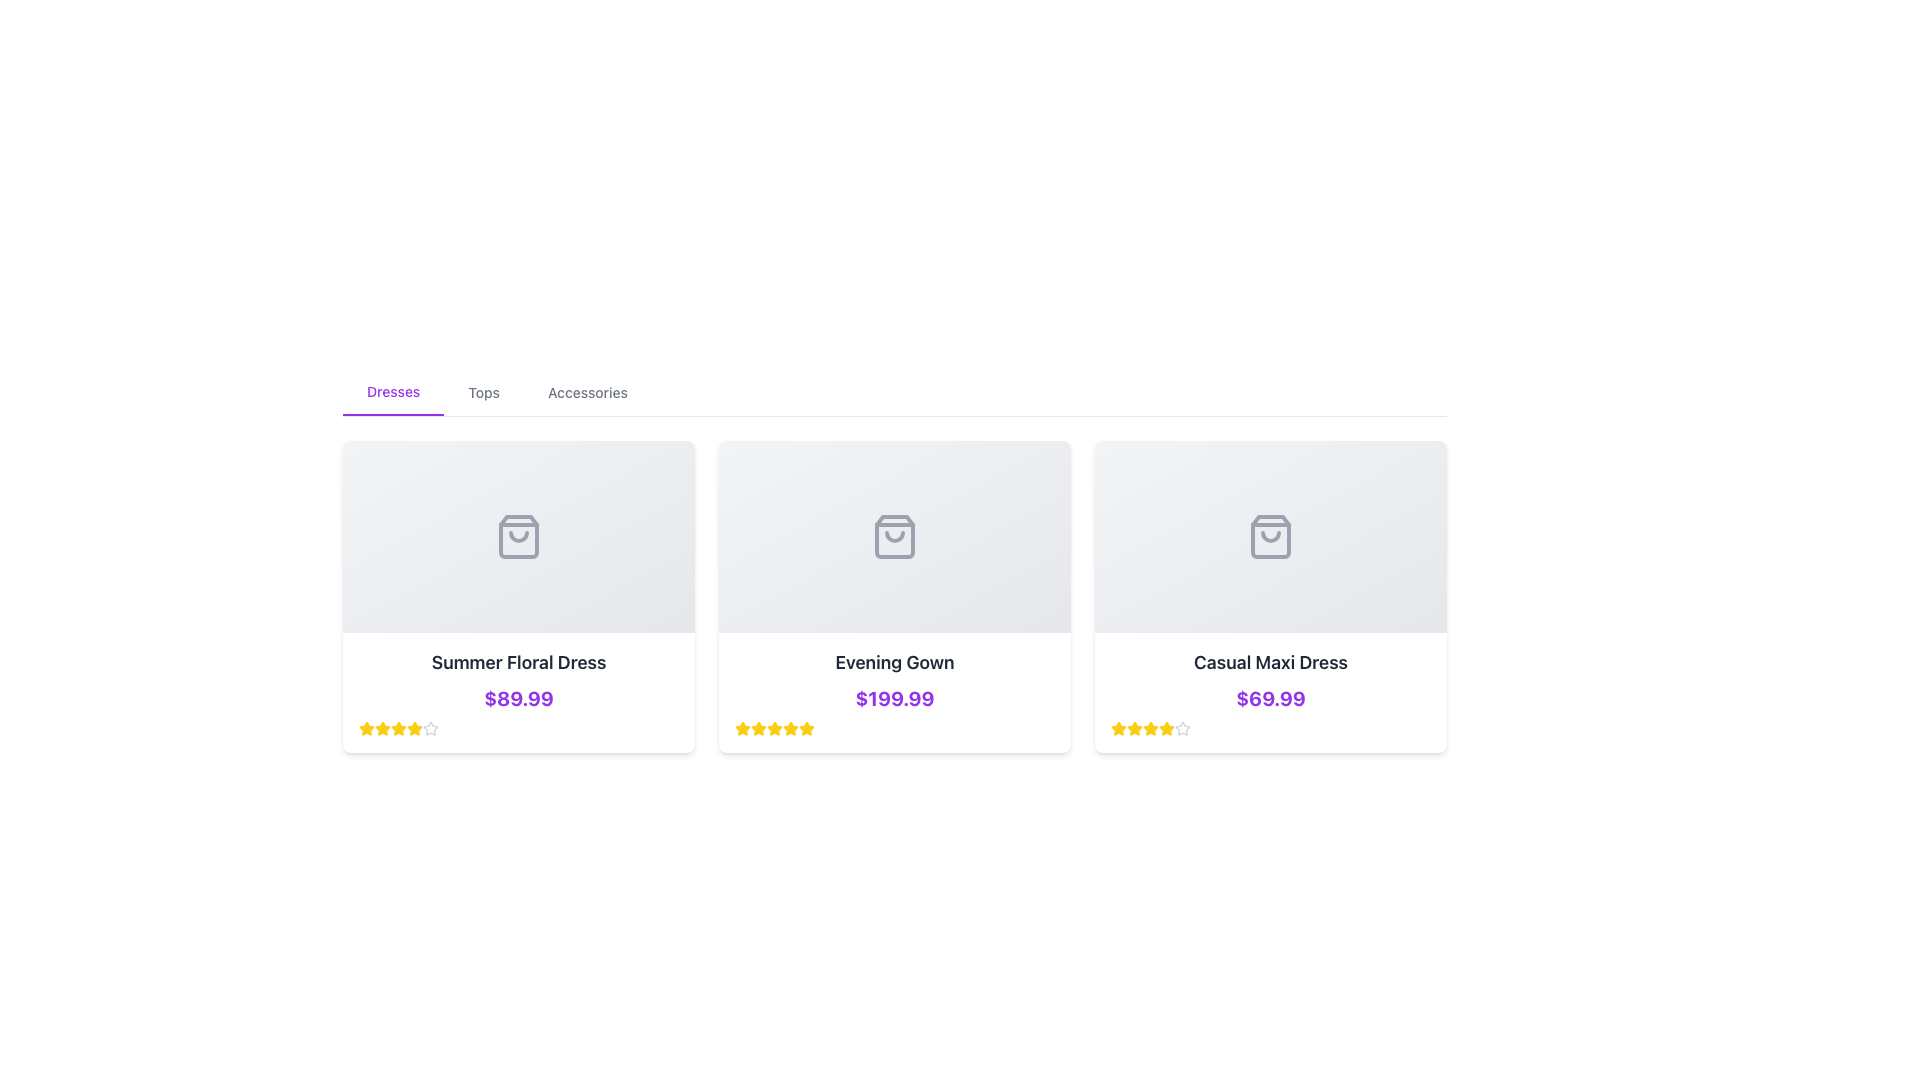 The height and width of the screenshot is (1080, 1920). Describe the element at coordinates (484, 393) in the screenshot. I see `the 'Tops' interactive text label in the horizontal navigation bar` at that location.